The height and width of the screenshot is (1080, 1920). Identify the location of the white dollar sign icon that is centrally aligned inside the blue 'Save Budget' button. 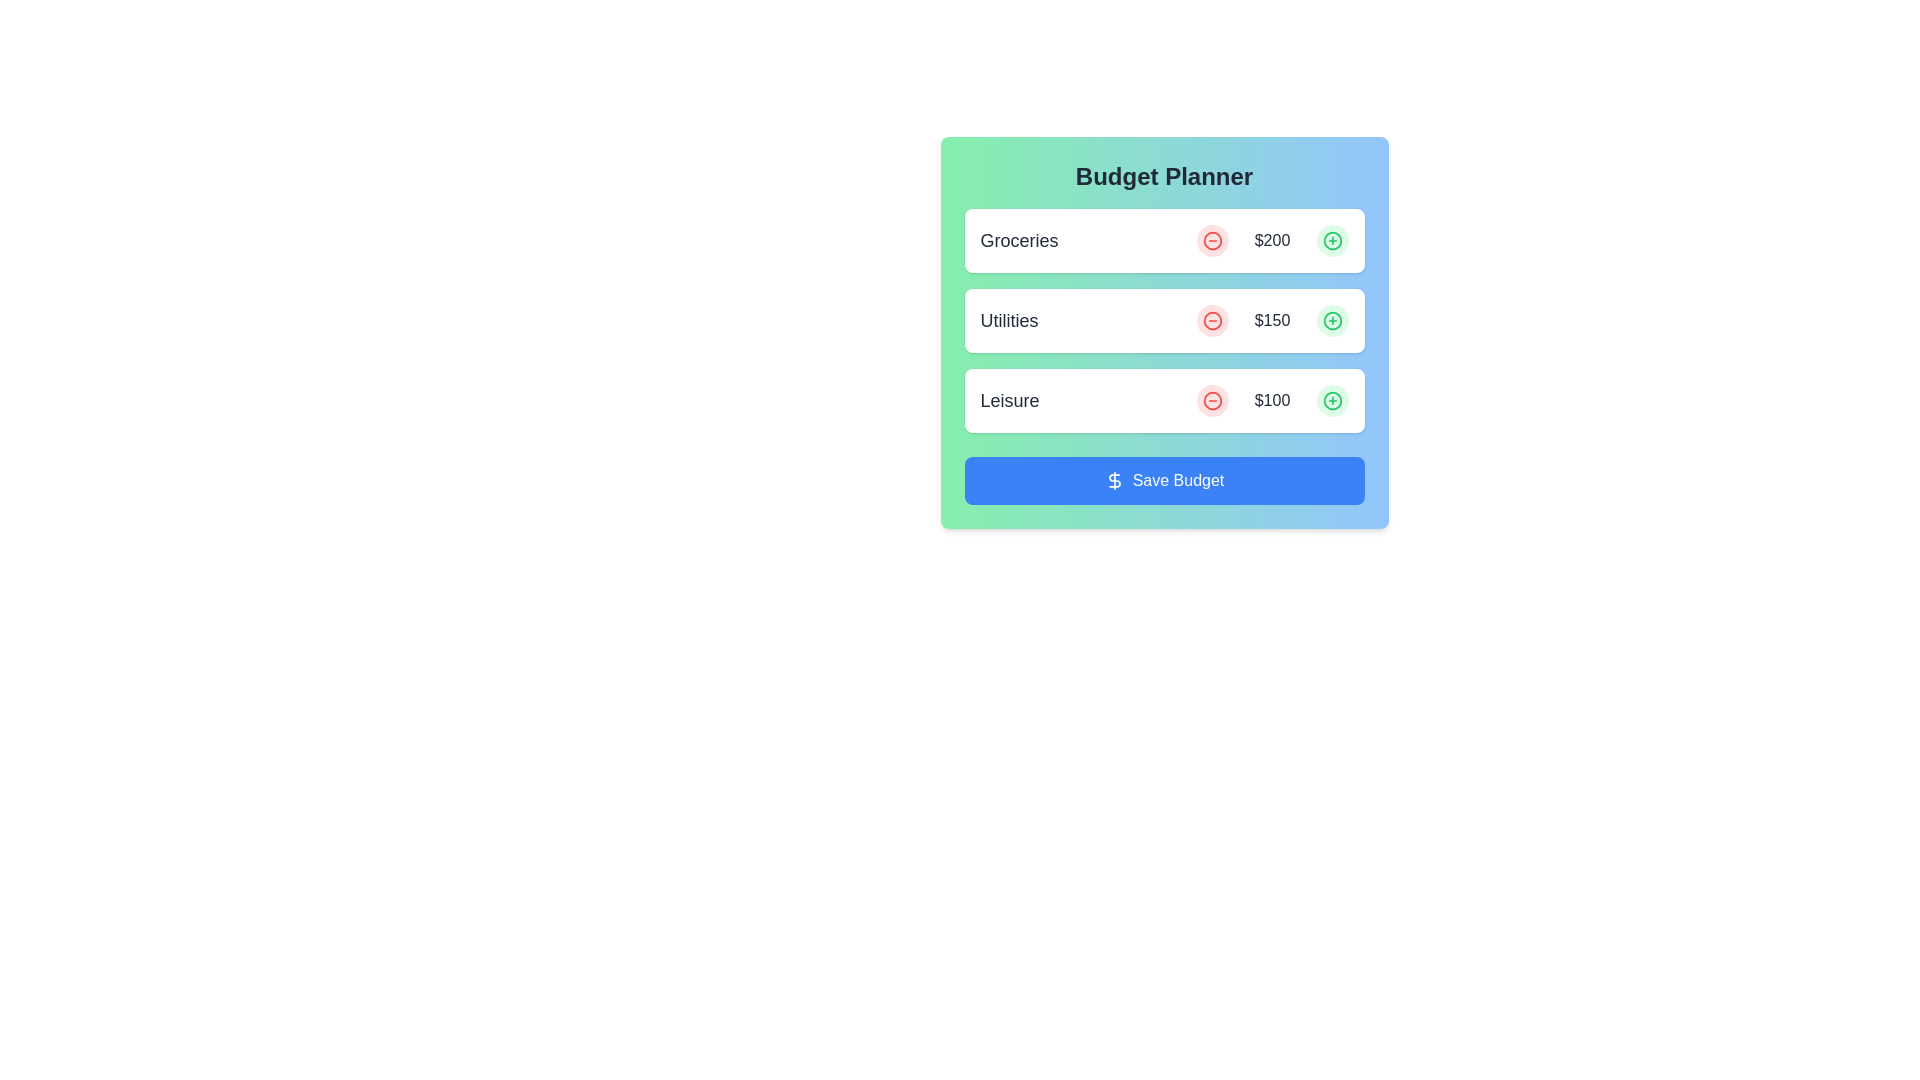
(1113, 481).